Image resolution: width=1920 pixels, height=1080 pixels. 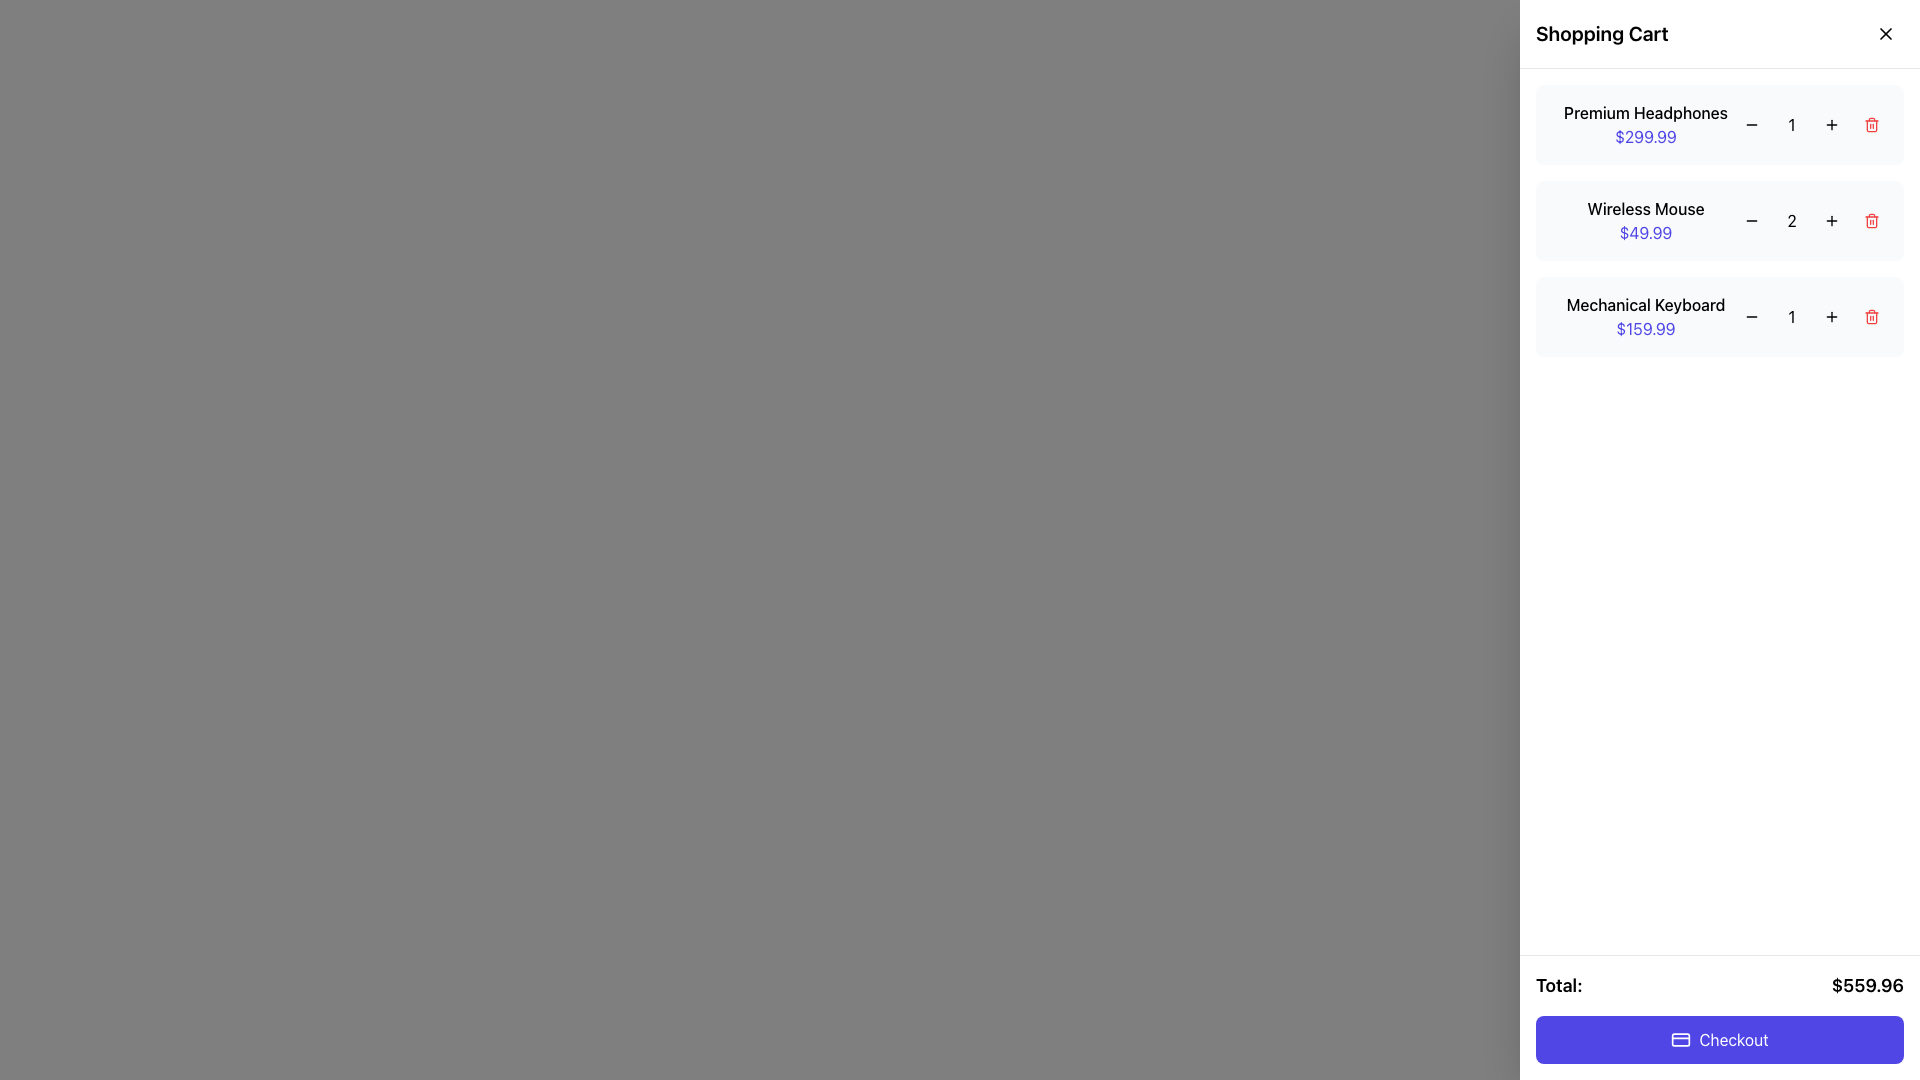 What do you see at coordinates (1646, 231) in the screenshot?
I see `the price text of the 'Wireless Mouse' item located in the shopping cart interface` at bounding box center [1646, 231].